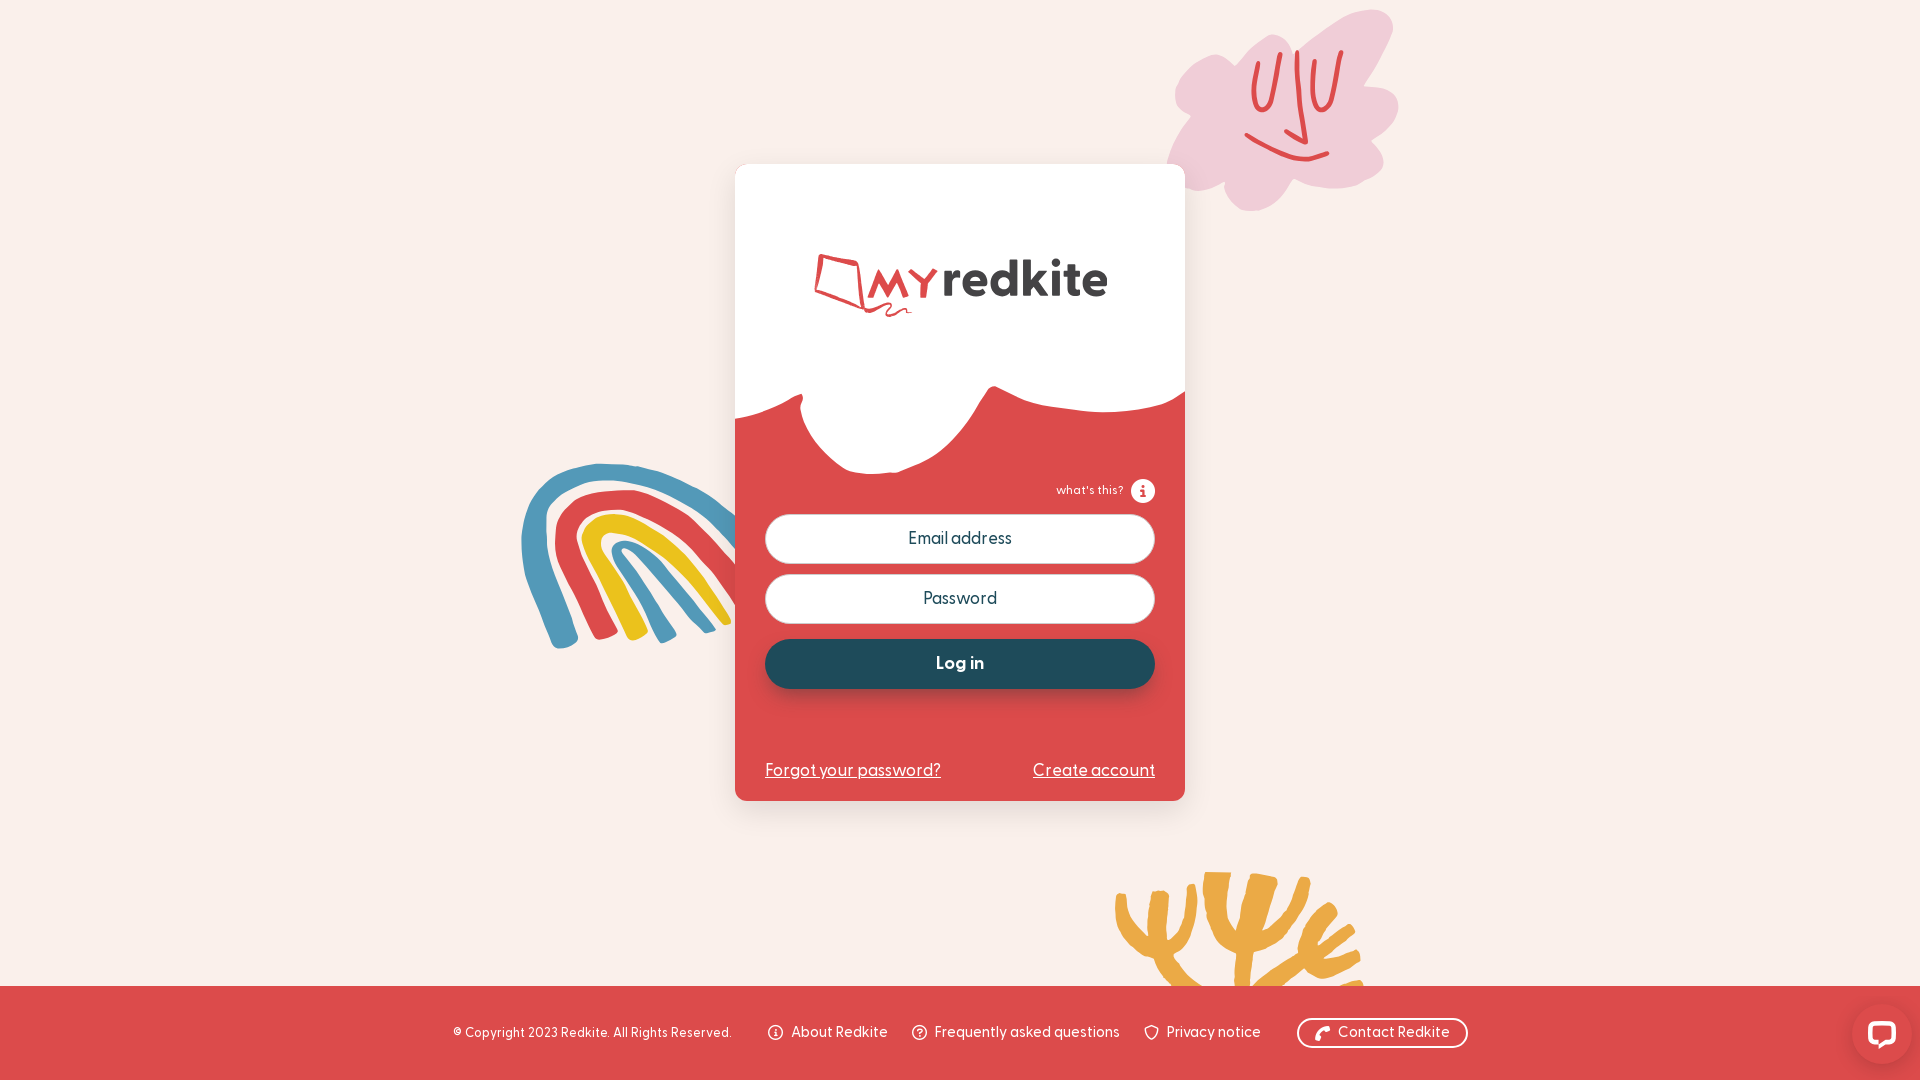 This screenshot has width=1920, height=1080. What do you see at coordinates (853, 770) in the screenshot?
I see `'Forgot your password?'` at bounding box center [853, 770].